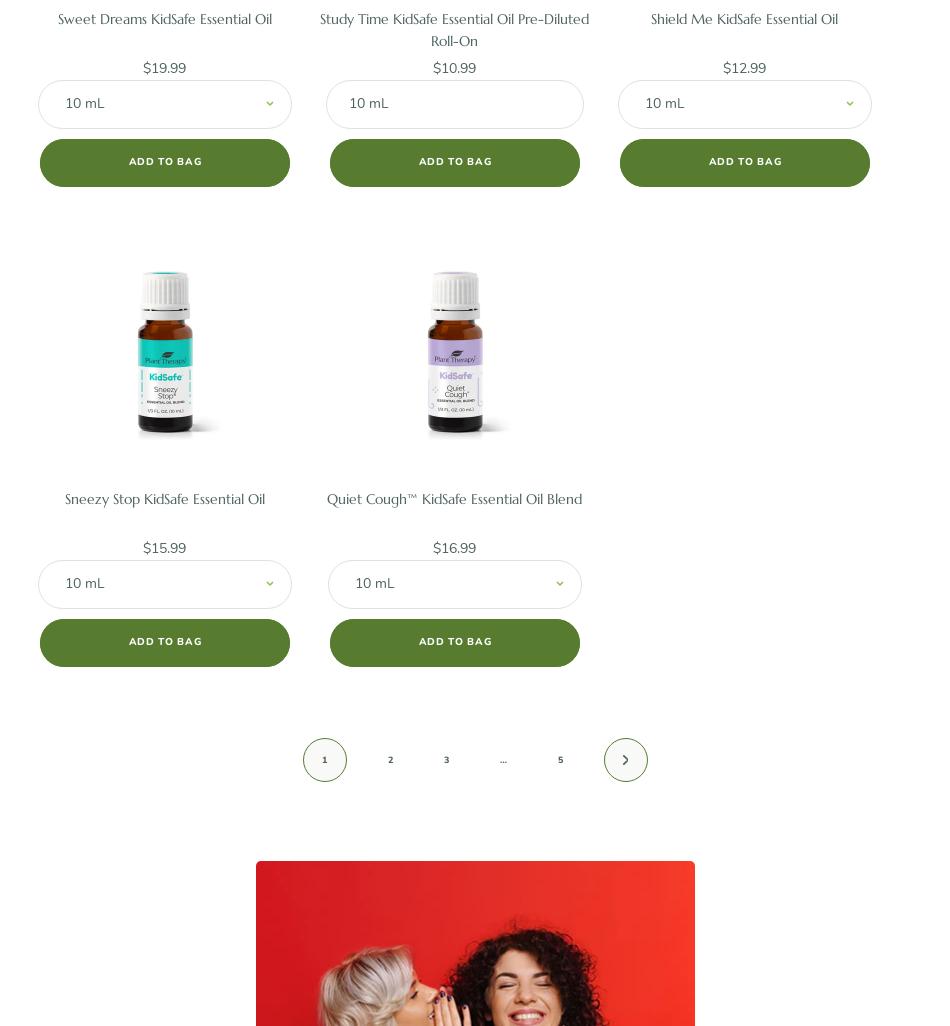 Image resolution: width=950 pixels, height=1026 pixels. I want to click on '30 mL
$39.99', so click(164, 174).